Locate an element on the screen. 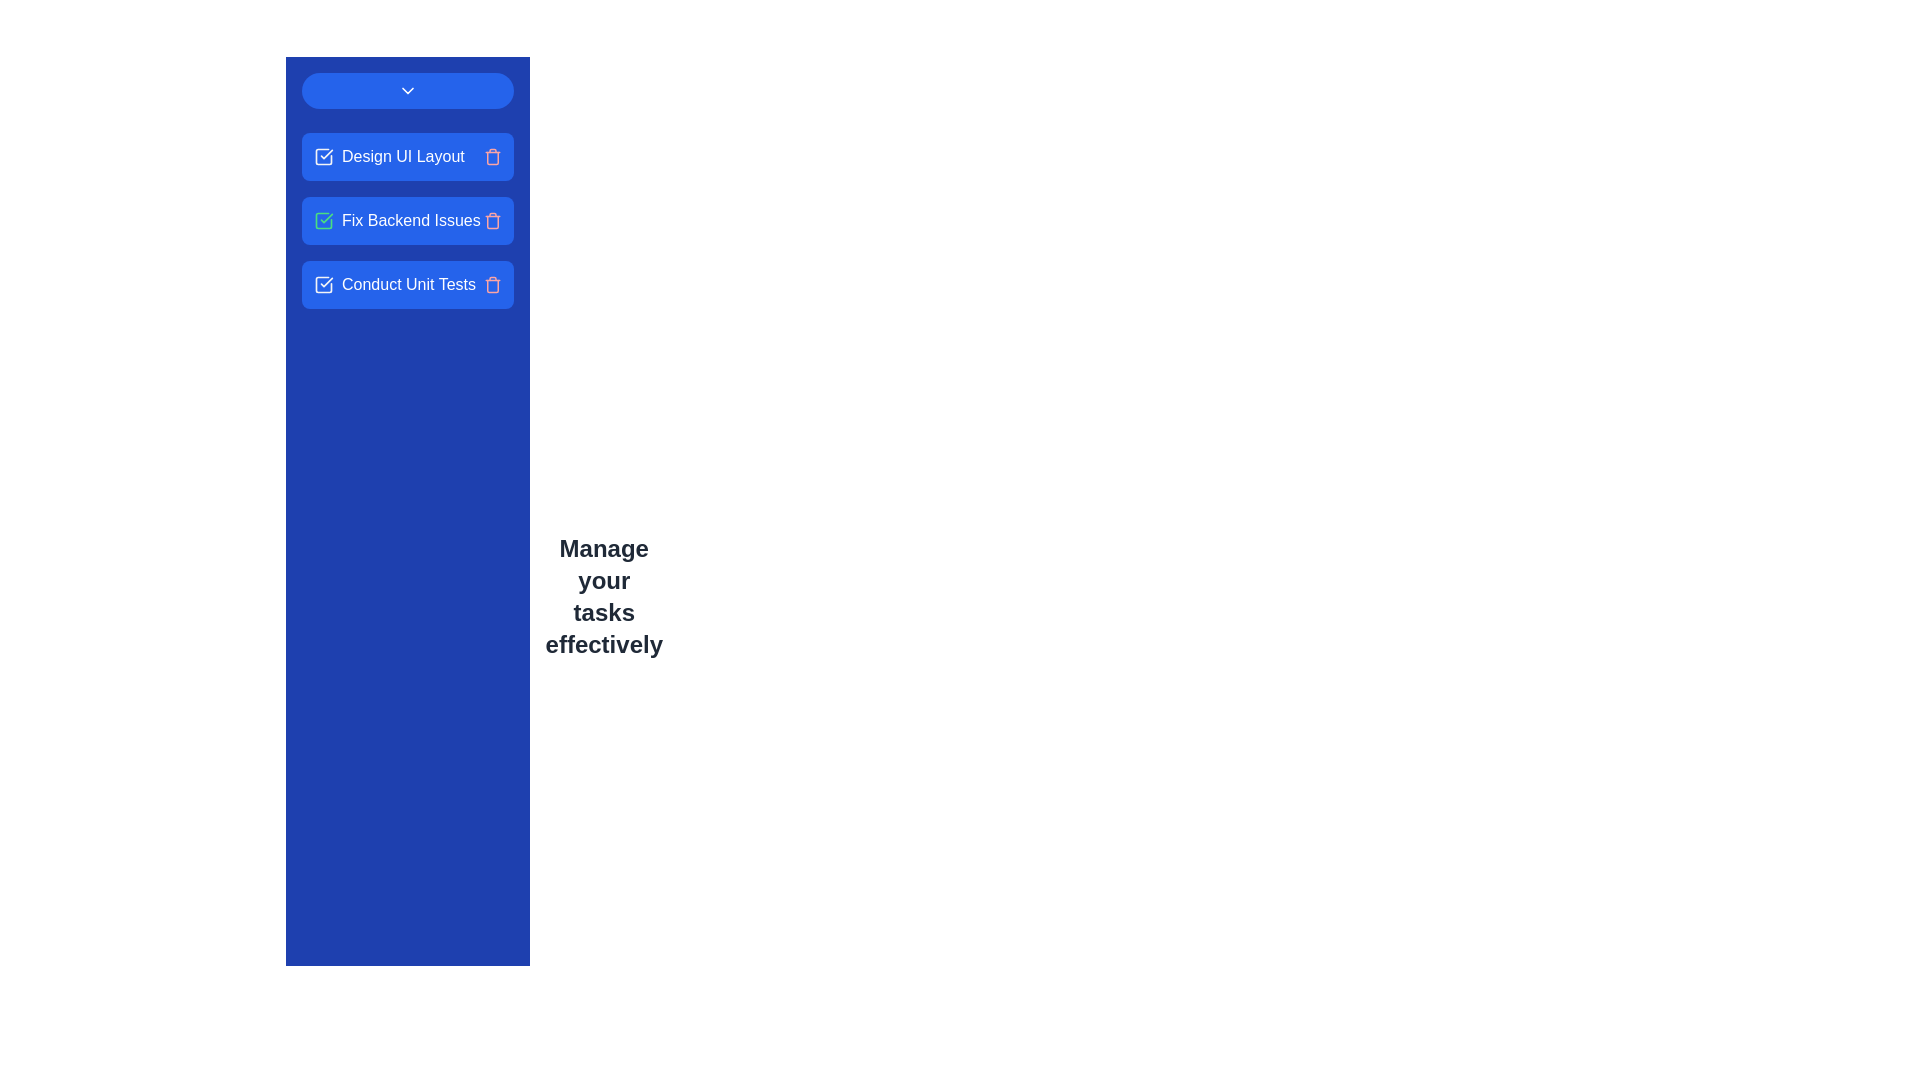 This screenshot has width=1920, height=1080. the delete button located is located at coordinates (492, 285).